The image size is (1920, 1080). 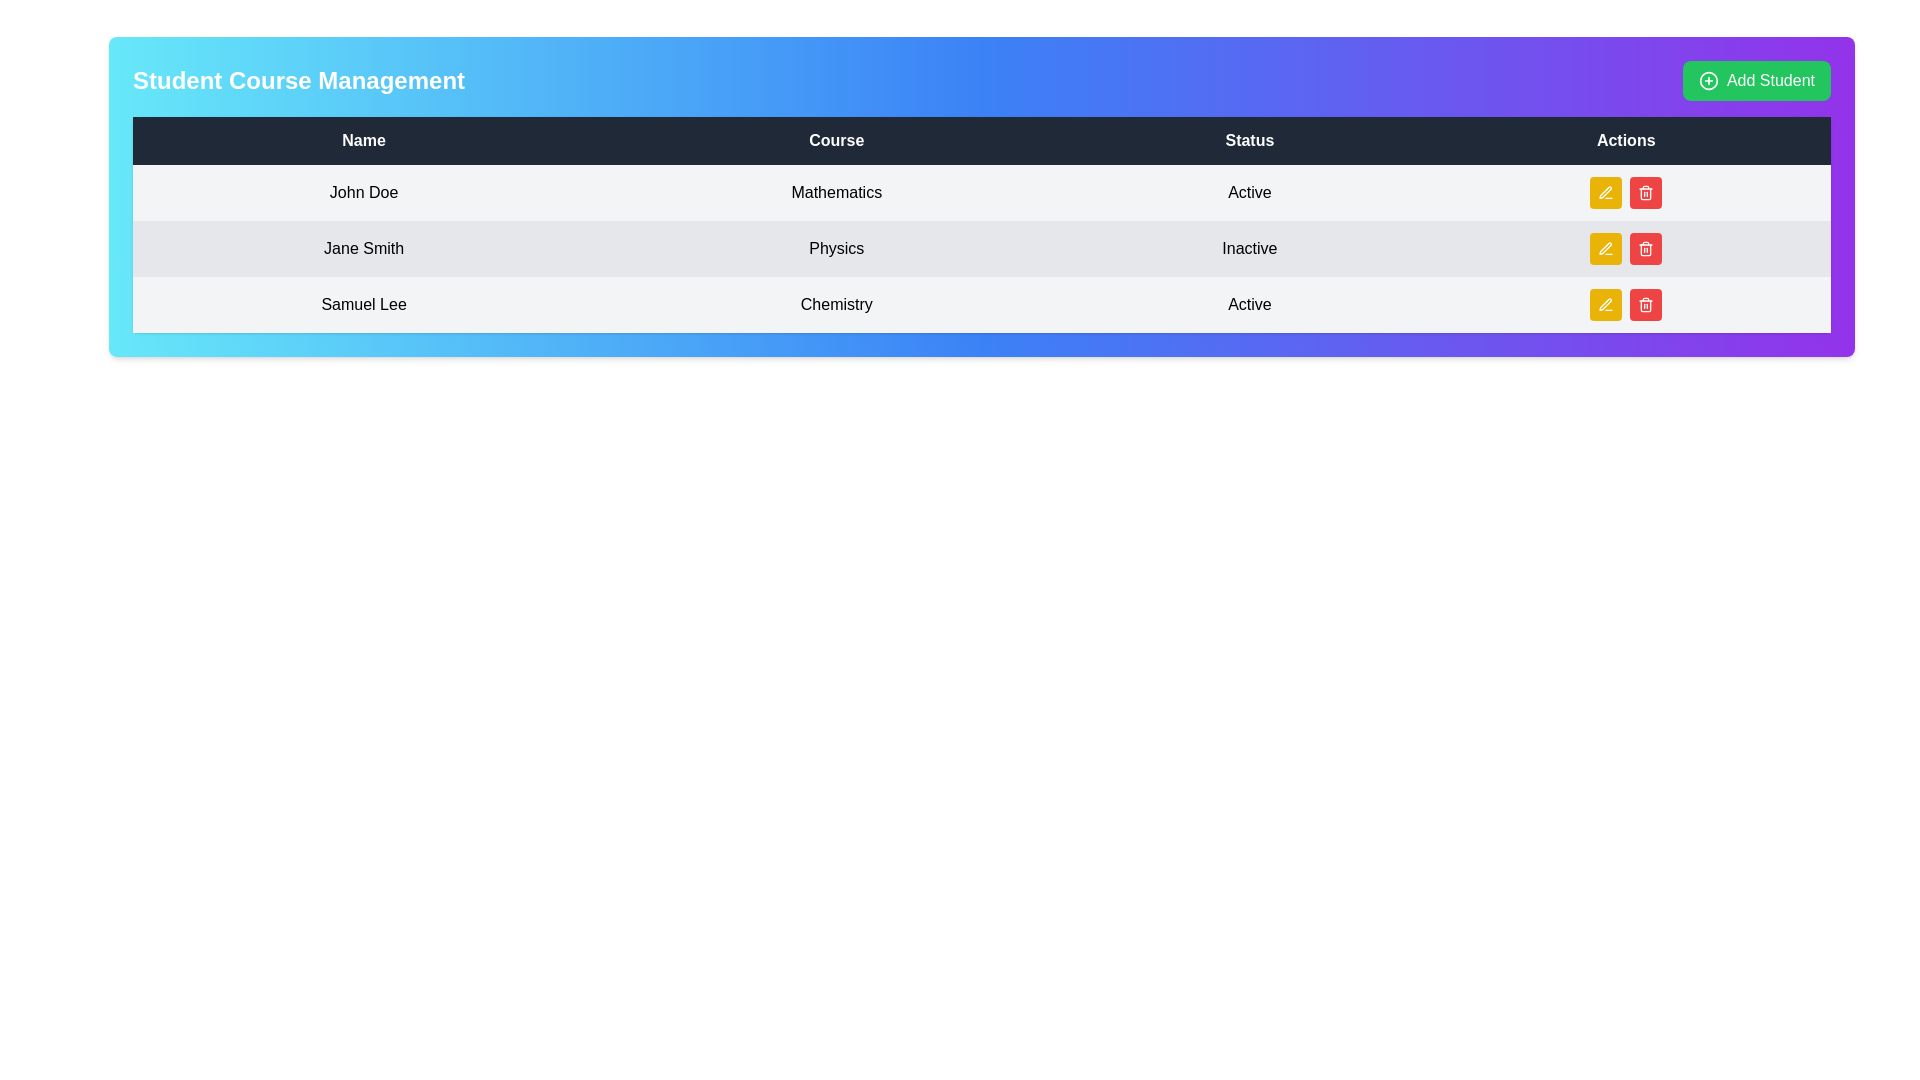 What do you see at coordinates (982, 192) in the screenshot?
I see `the first row of the table under 'Student Course Management'` at bounding box center [982, 192].